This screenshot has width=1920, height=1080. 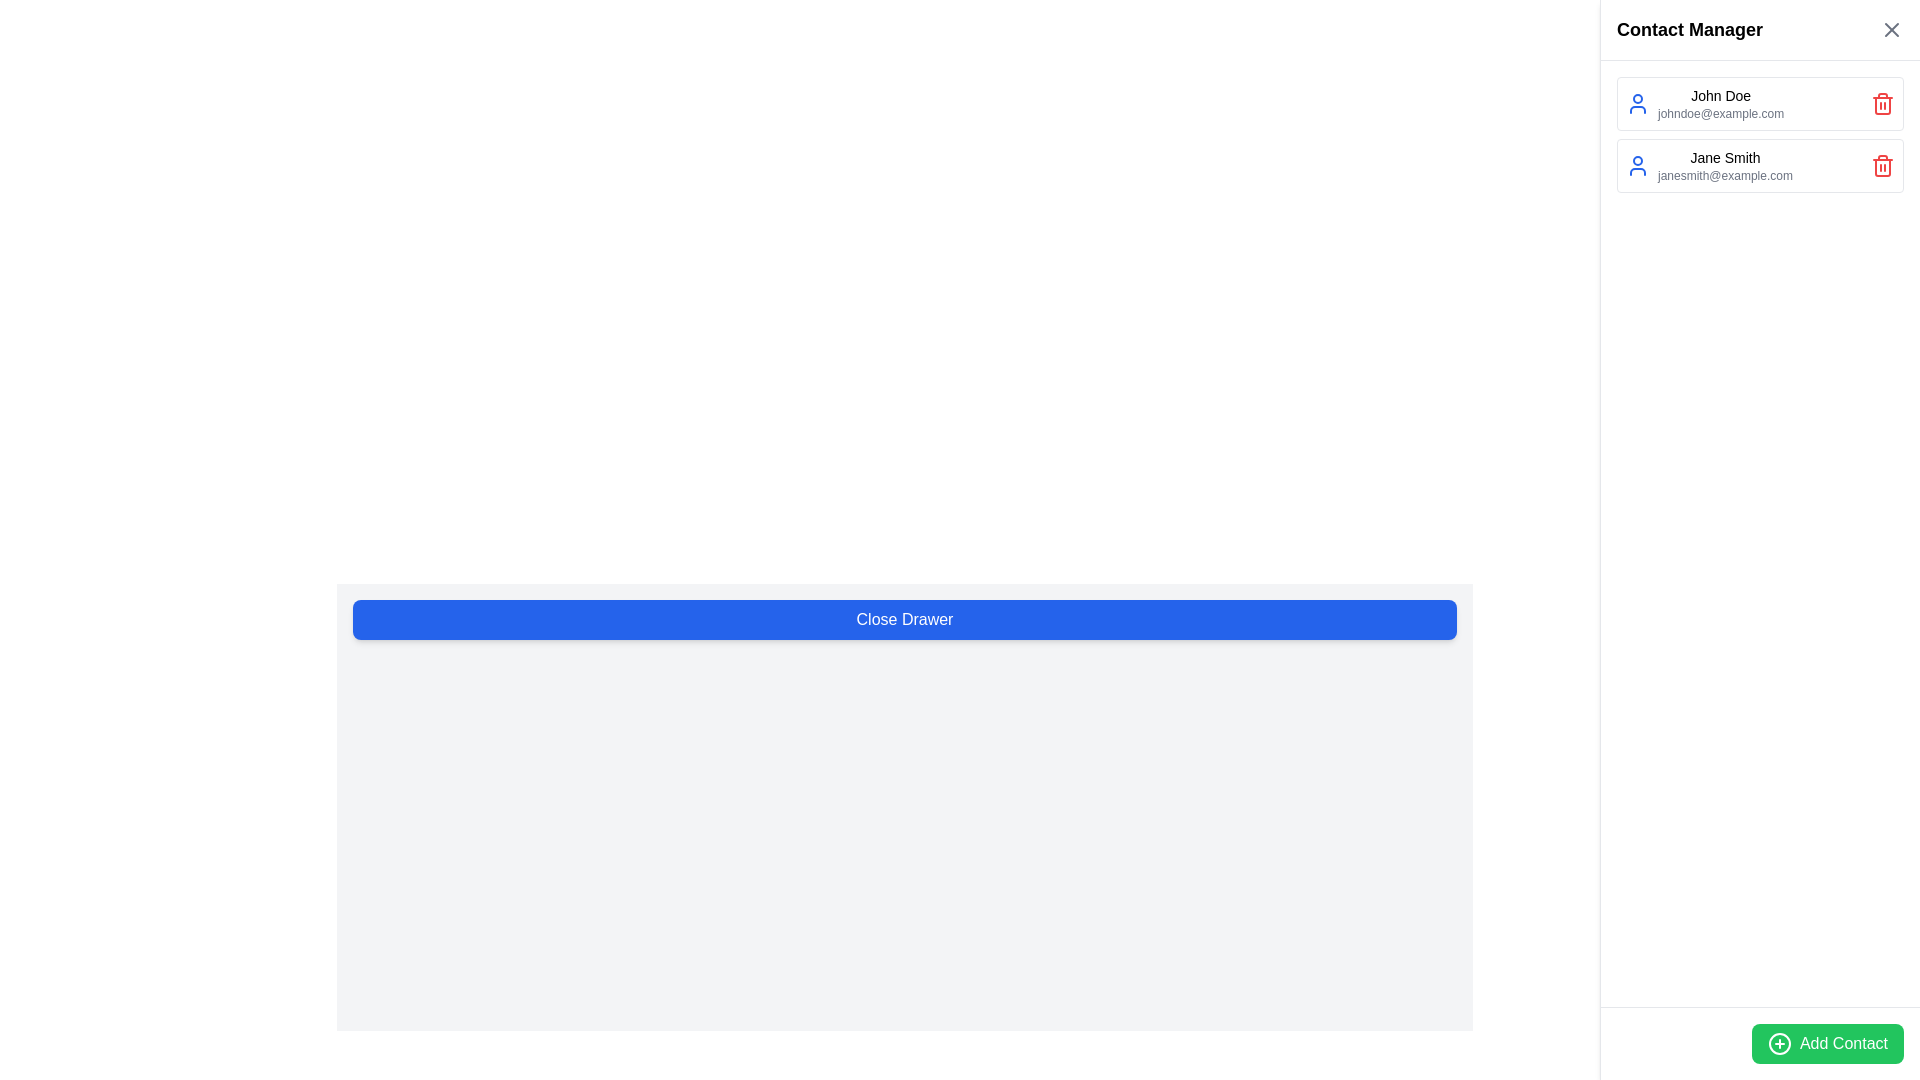 I want to click on the 'Add Contact' button which contains a circular SVG element with a '+' symbol, located at the bottom-right corner of the interface, so click(x=1780, y=1043).